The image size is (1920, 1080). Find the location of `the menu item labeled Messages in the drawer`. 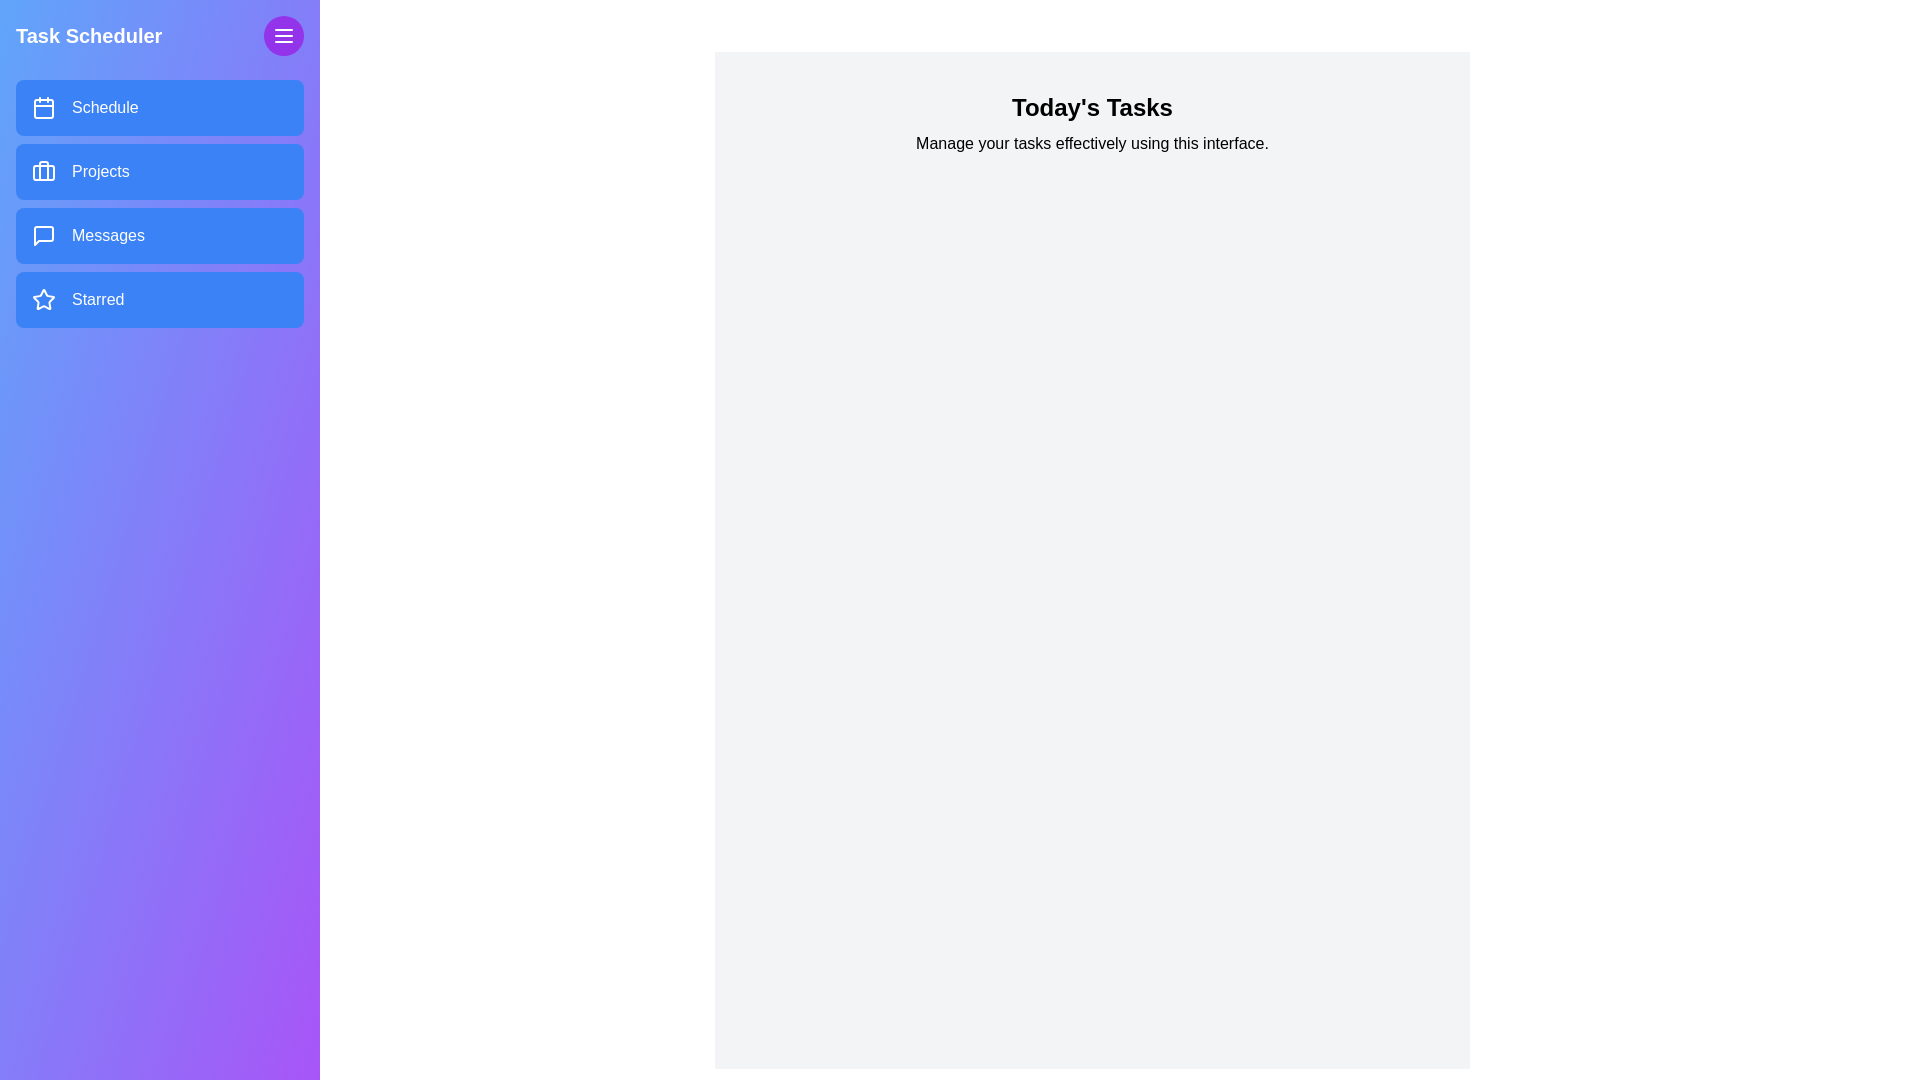

the menu item labeled Messages in the drawer is located at coordinates (158, 234).